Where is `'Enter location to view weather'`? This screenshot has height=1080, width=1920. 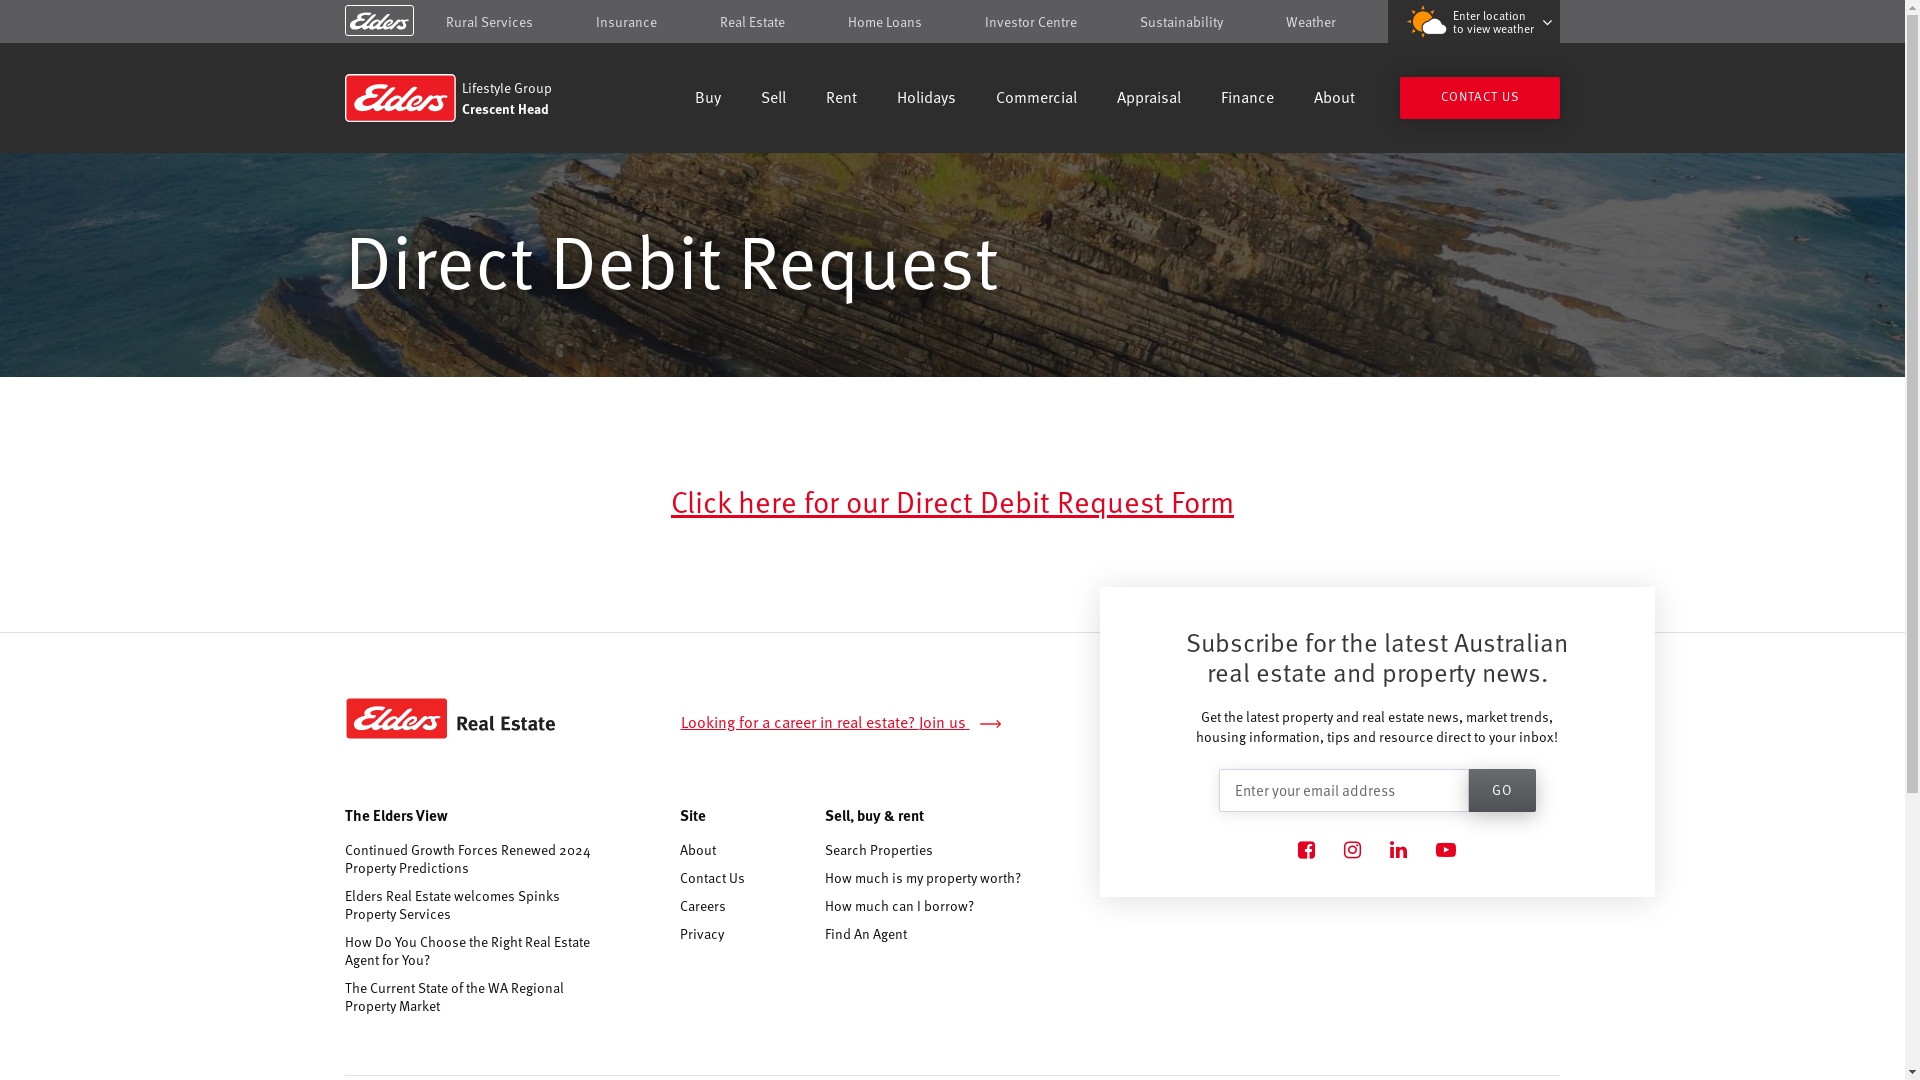
'Enter location to view weather' is located at coordinates (1473, 21).